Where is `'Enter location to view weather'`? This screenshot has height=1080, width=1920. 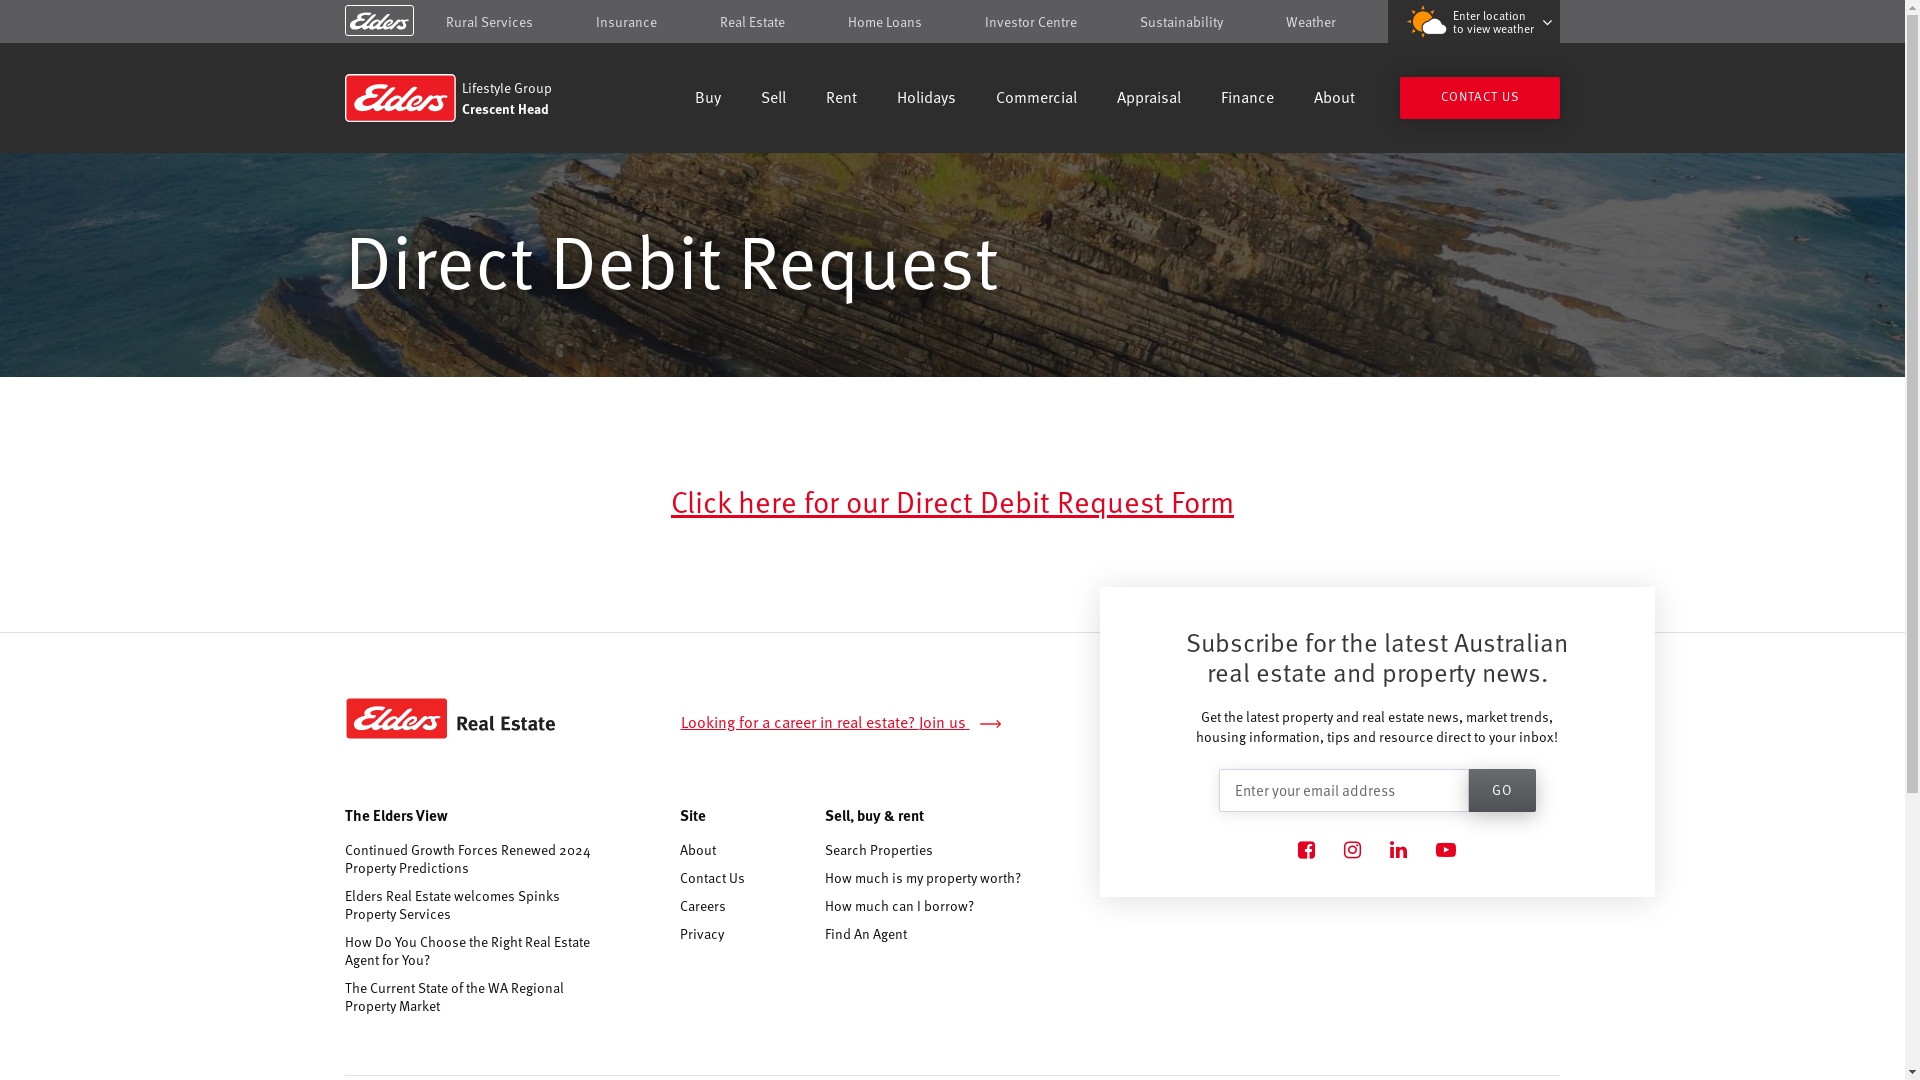
'Enter location to view weather' is located at coordinates (1473, 21).